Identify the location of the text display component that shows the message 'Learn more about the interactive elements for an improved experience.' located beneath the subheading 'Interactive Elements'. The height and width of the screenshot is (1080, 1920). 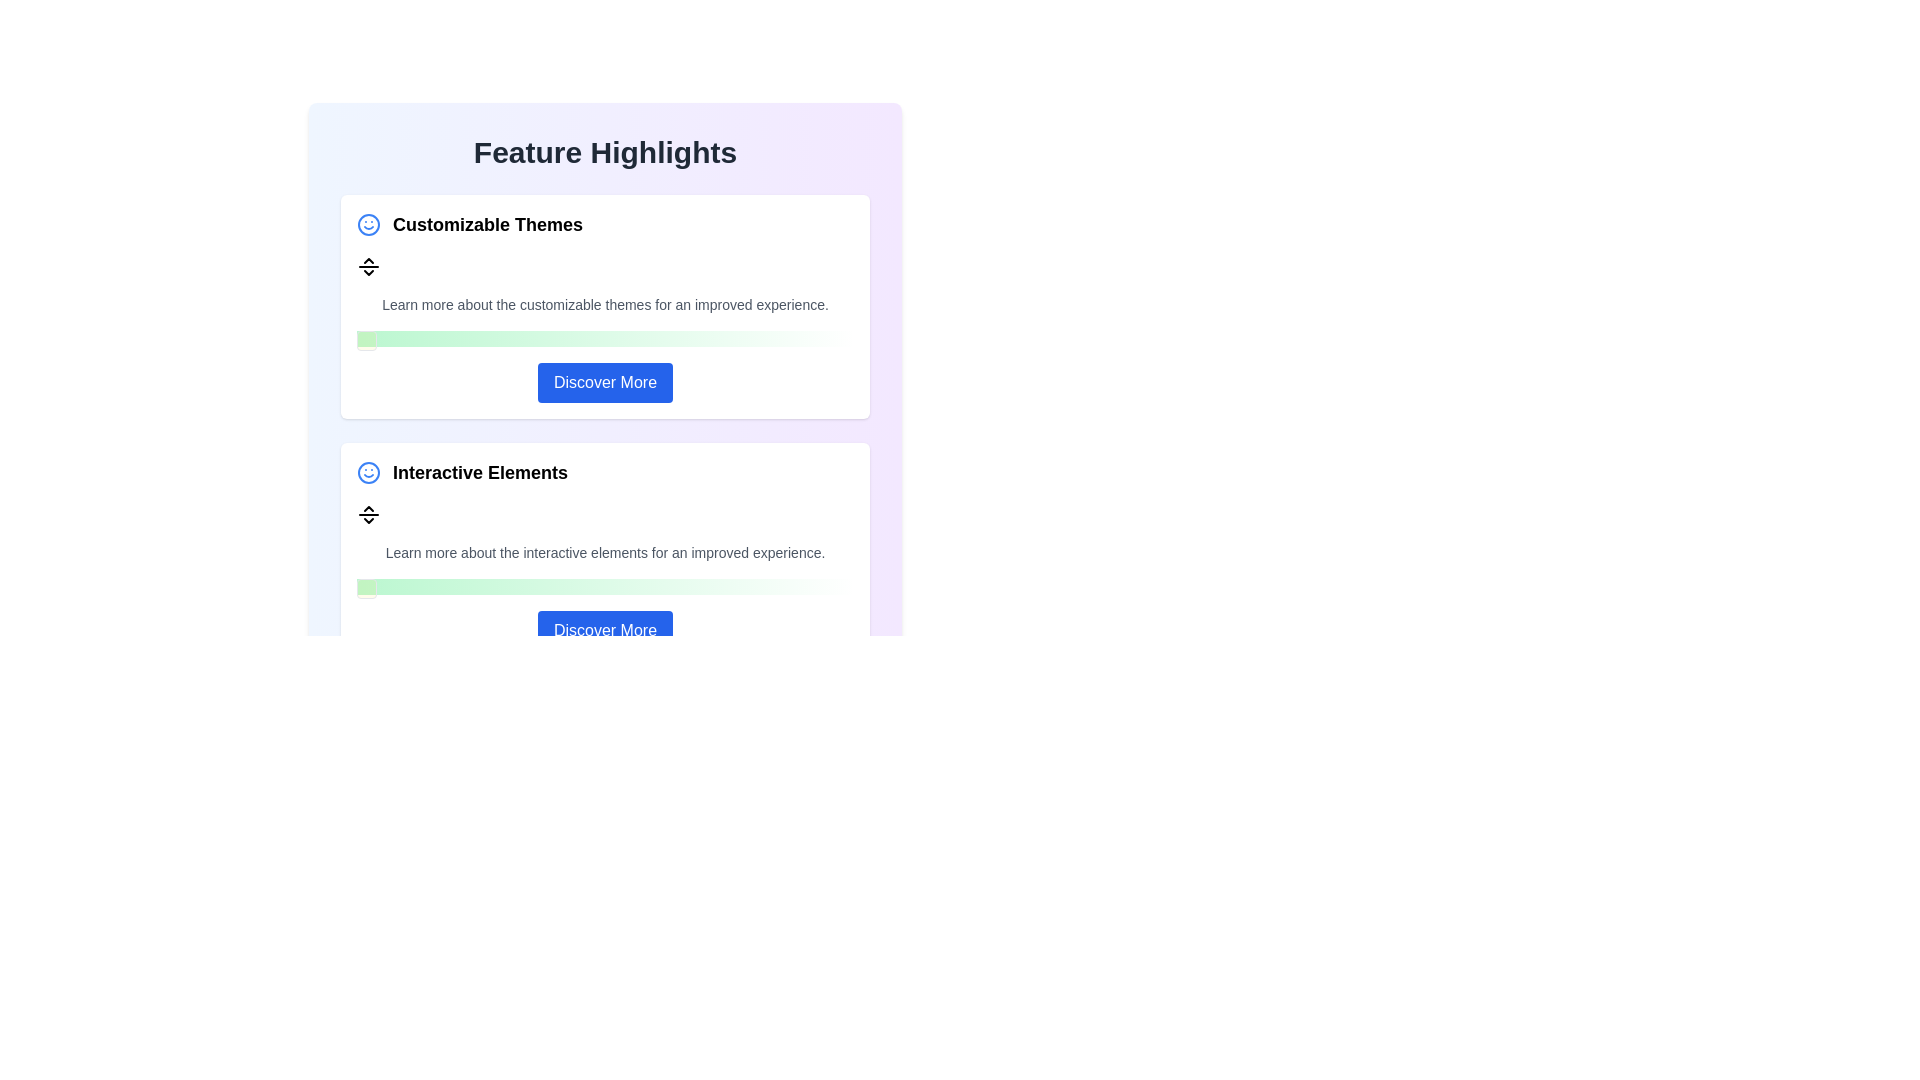
(604, 552).